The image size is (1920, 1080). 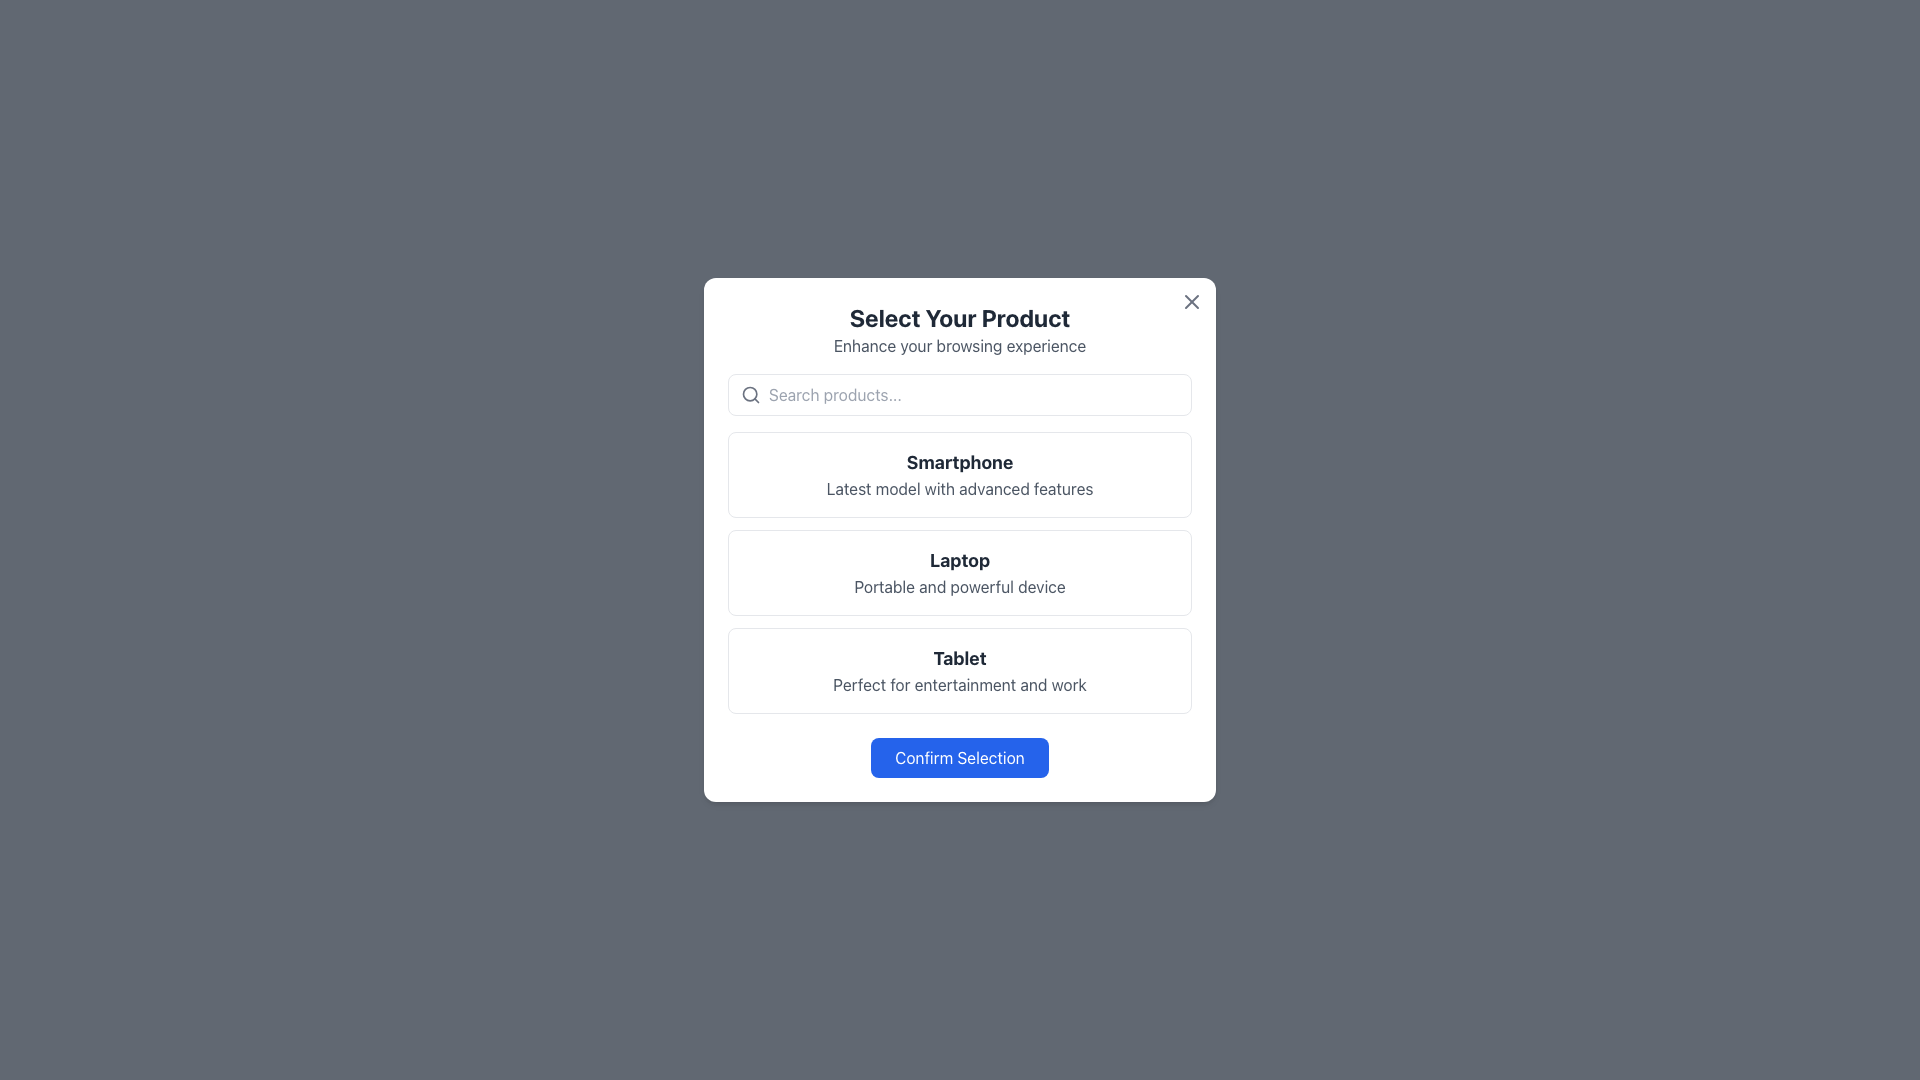 What do you see at coordinates (960, 316) in the screenshot?
I see `the Text Label that serves as a title for the modal, positioned above the text 'Enhance your browsing experience'` at bounding box center [960, 316].